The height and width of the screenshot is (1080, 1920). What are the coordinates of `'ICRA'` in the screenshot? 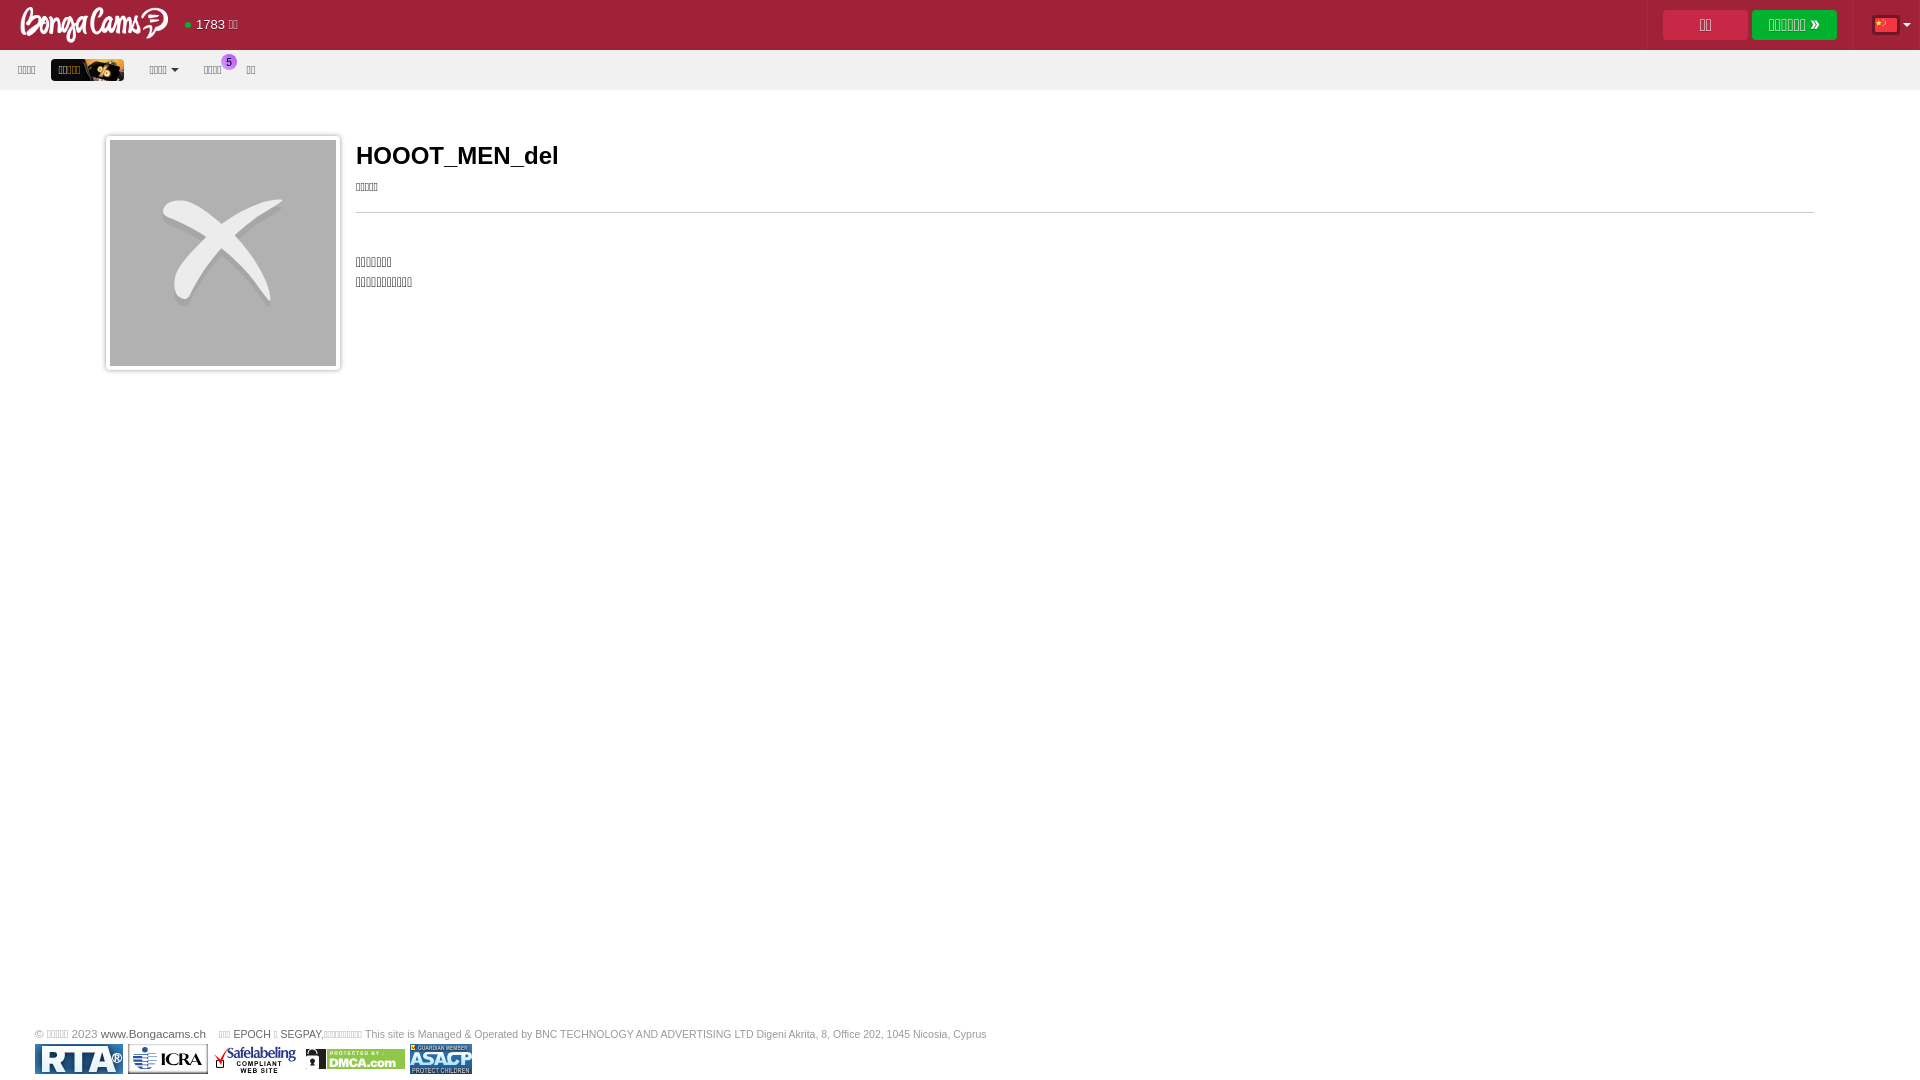 It's located at (168, 1058).